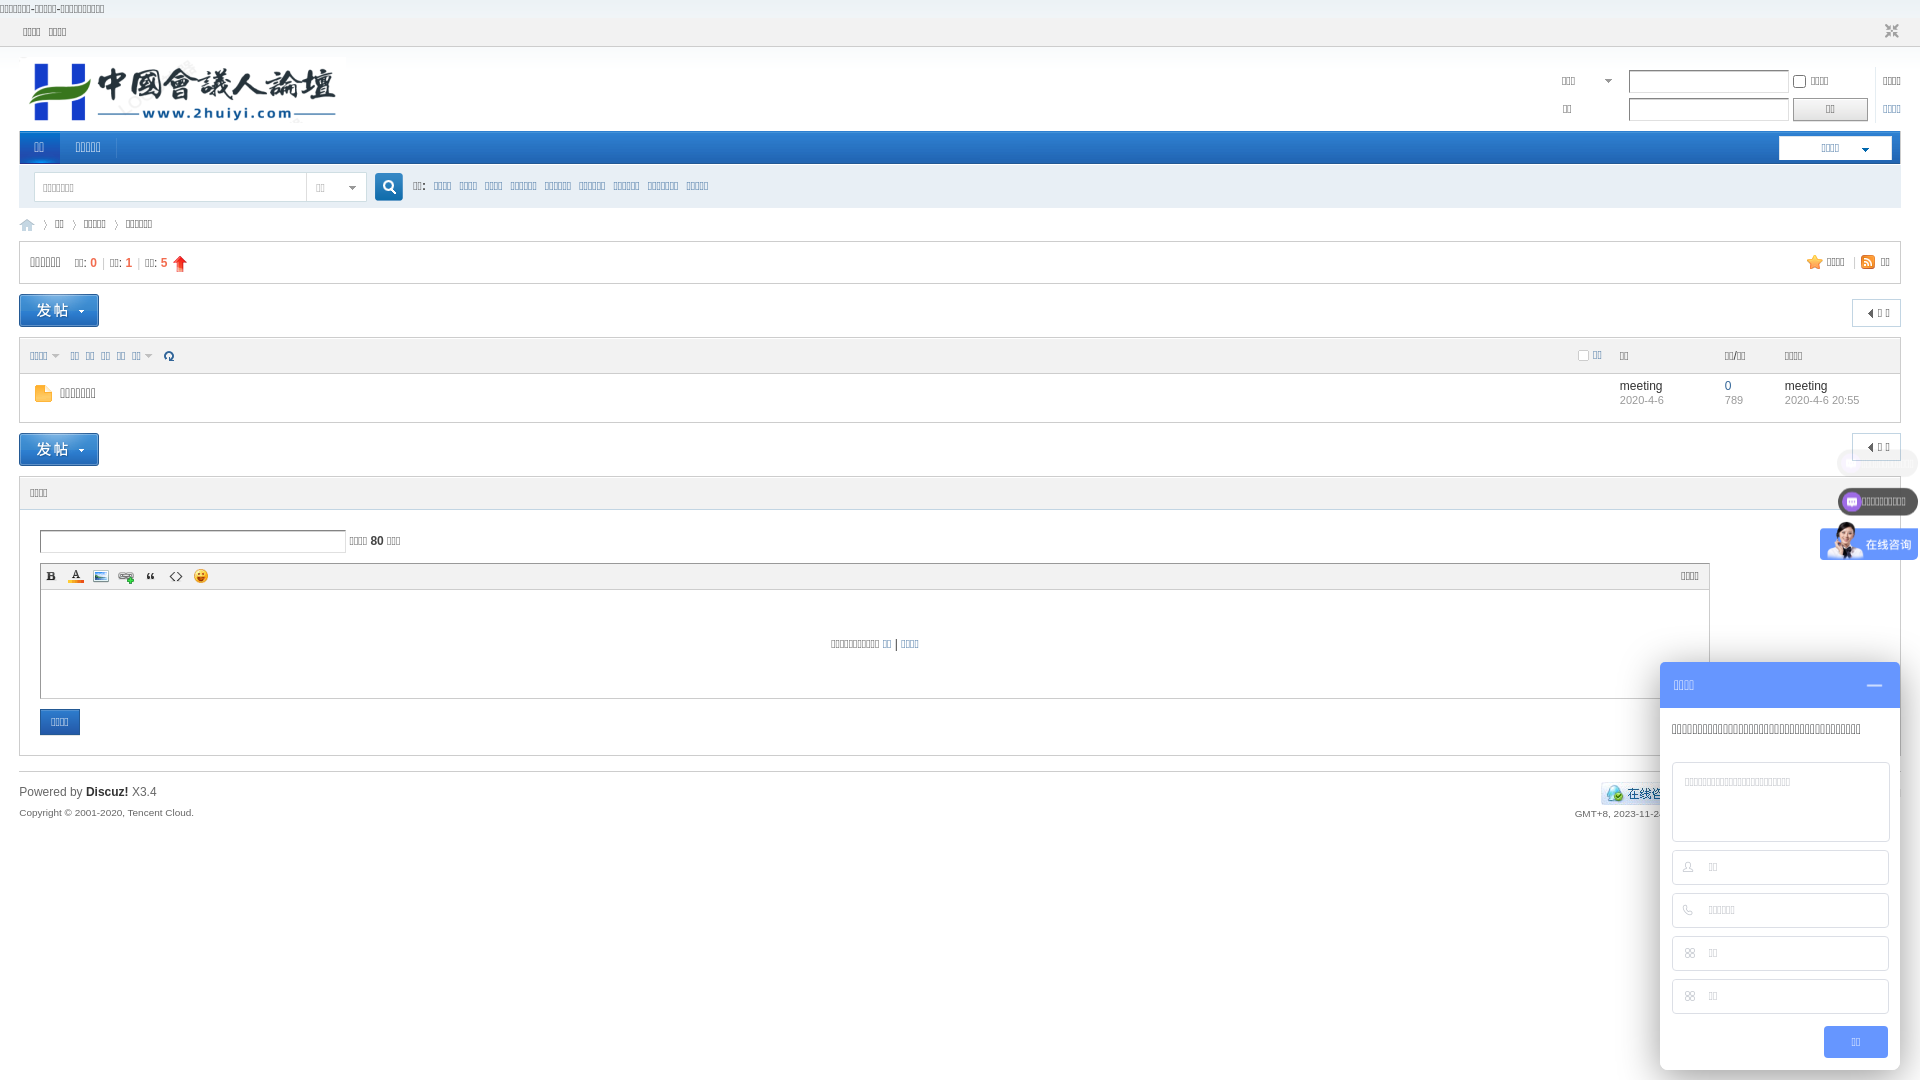 The height and width of the screenshot is (1080, 1920). Describe the element at coordinates (201, 575) in the screenshot. I see `'Smilies'` at that location.